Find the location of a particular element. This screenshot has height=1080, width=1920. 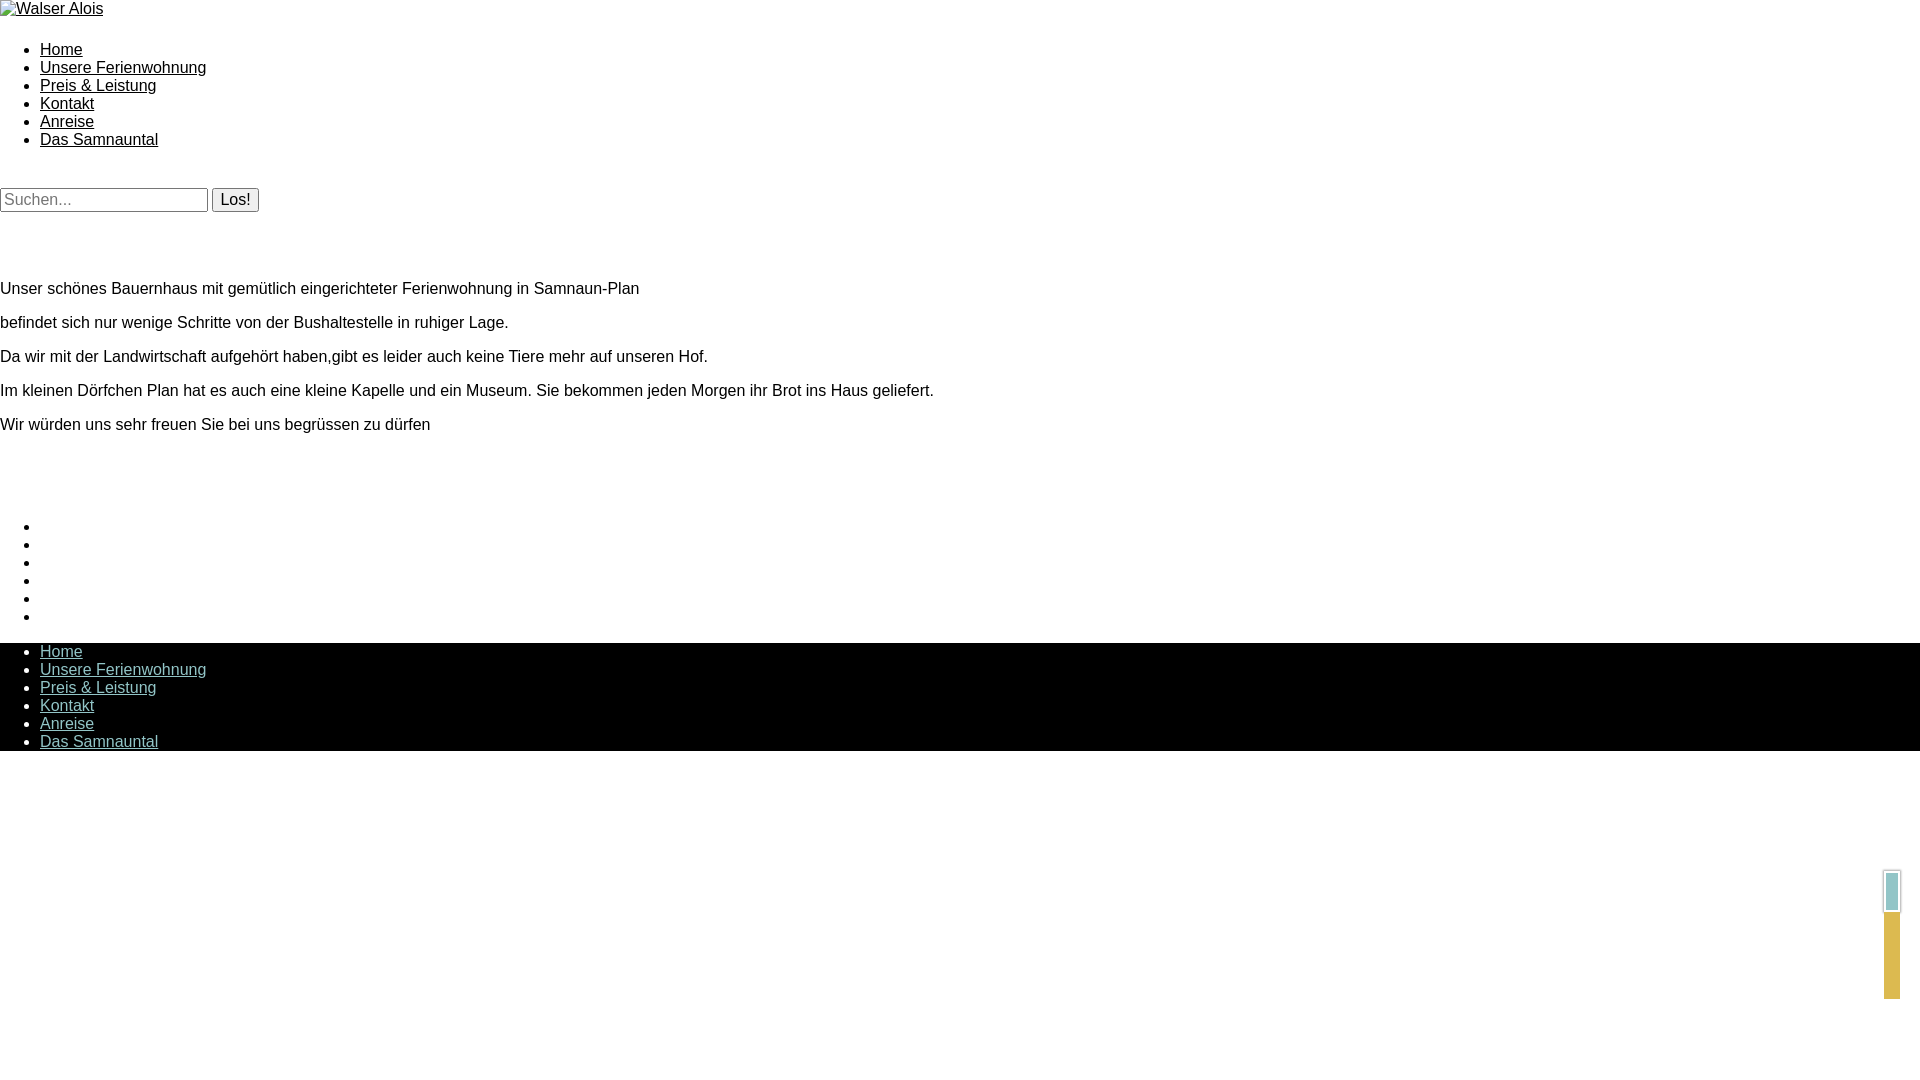

'Home' is located at coordinates (61, 651).